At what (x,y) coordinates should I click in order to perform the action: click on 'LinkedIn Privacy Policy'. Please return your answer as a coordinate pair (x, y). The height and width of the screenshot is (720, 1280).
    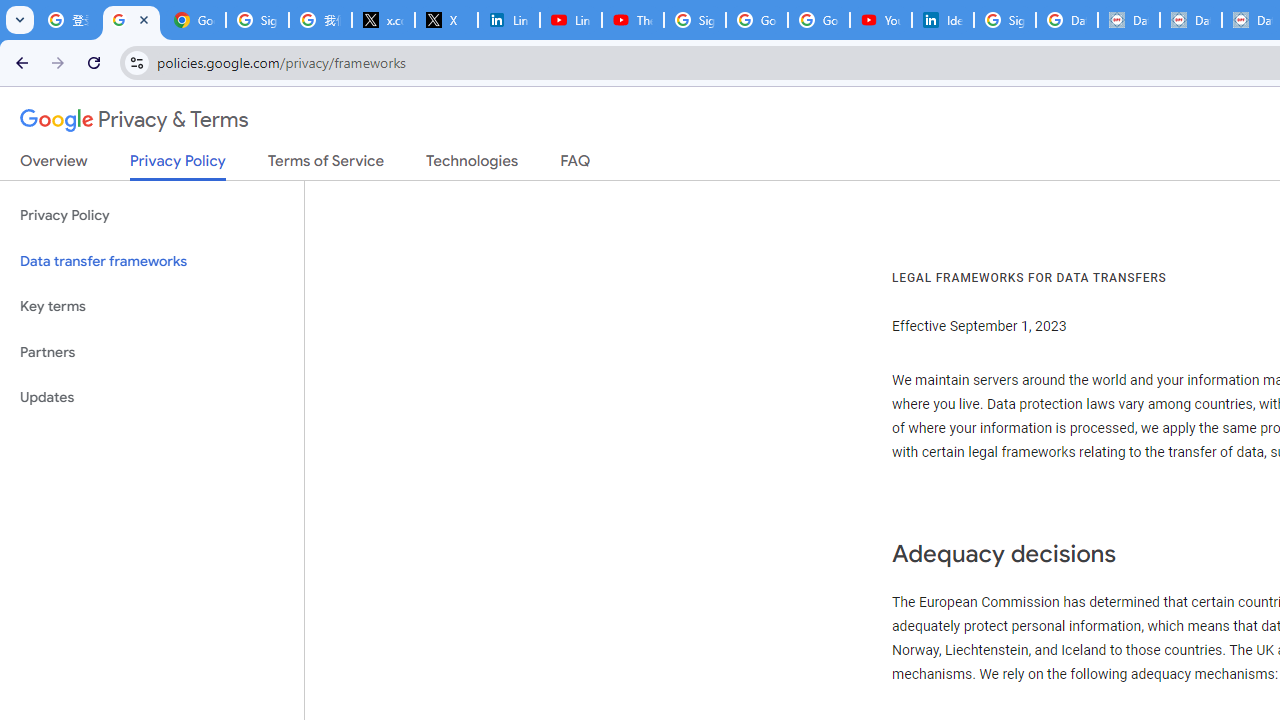
    Looking at the image, I should click on (508, 20).